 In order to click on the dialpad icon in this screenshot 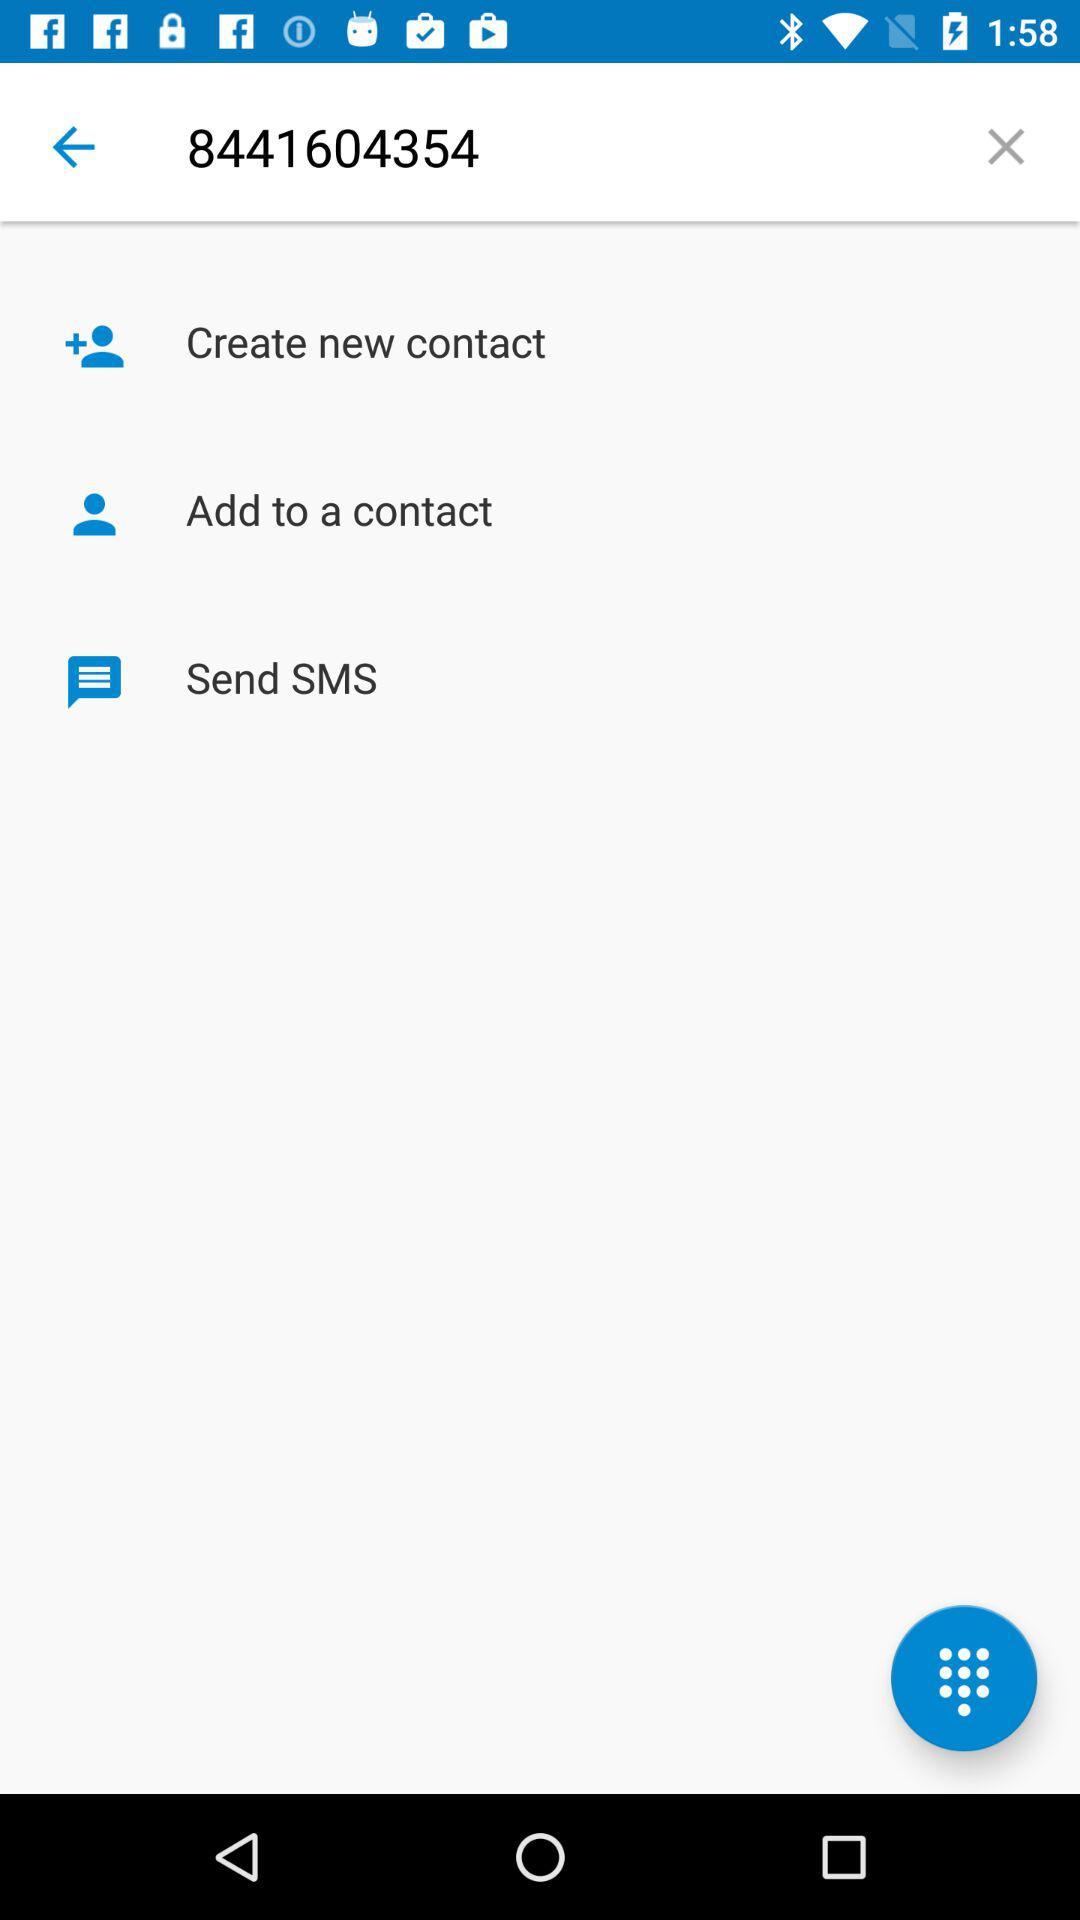, I will do `click(963, 1678)`.